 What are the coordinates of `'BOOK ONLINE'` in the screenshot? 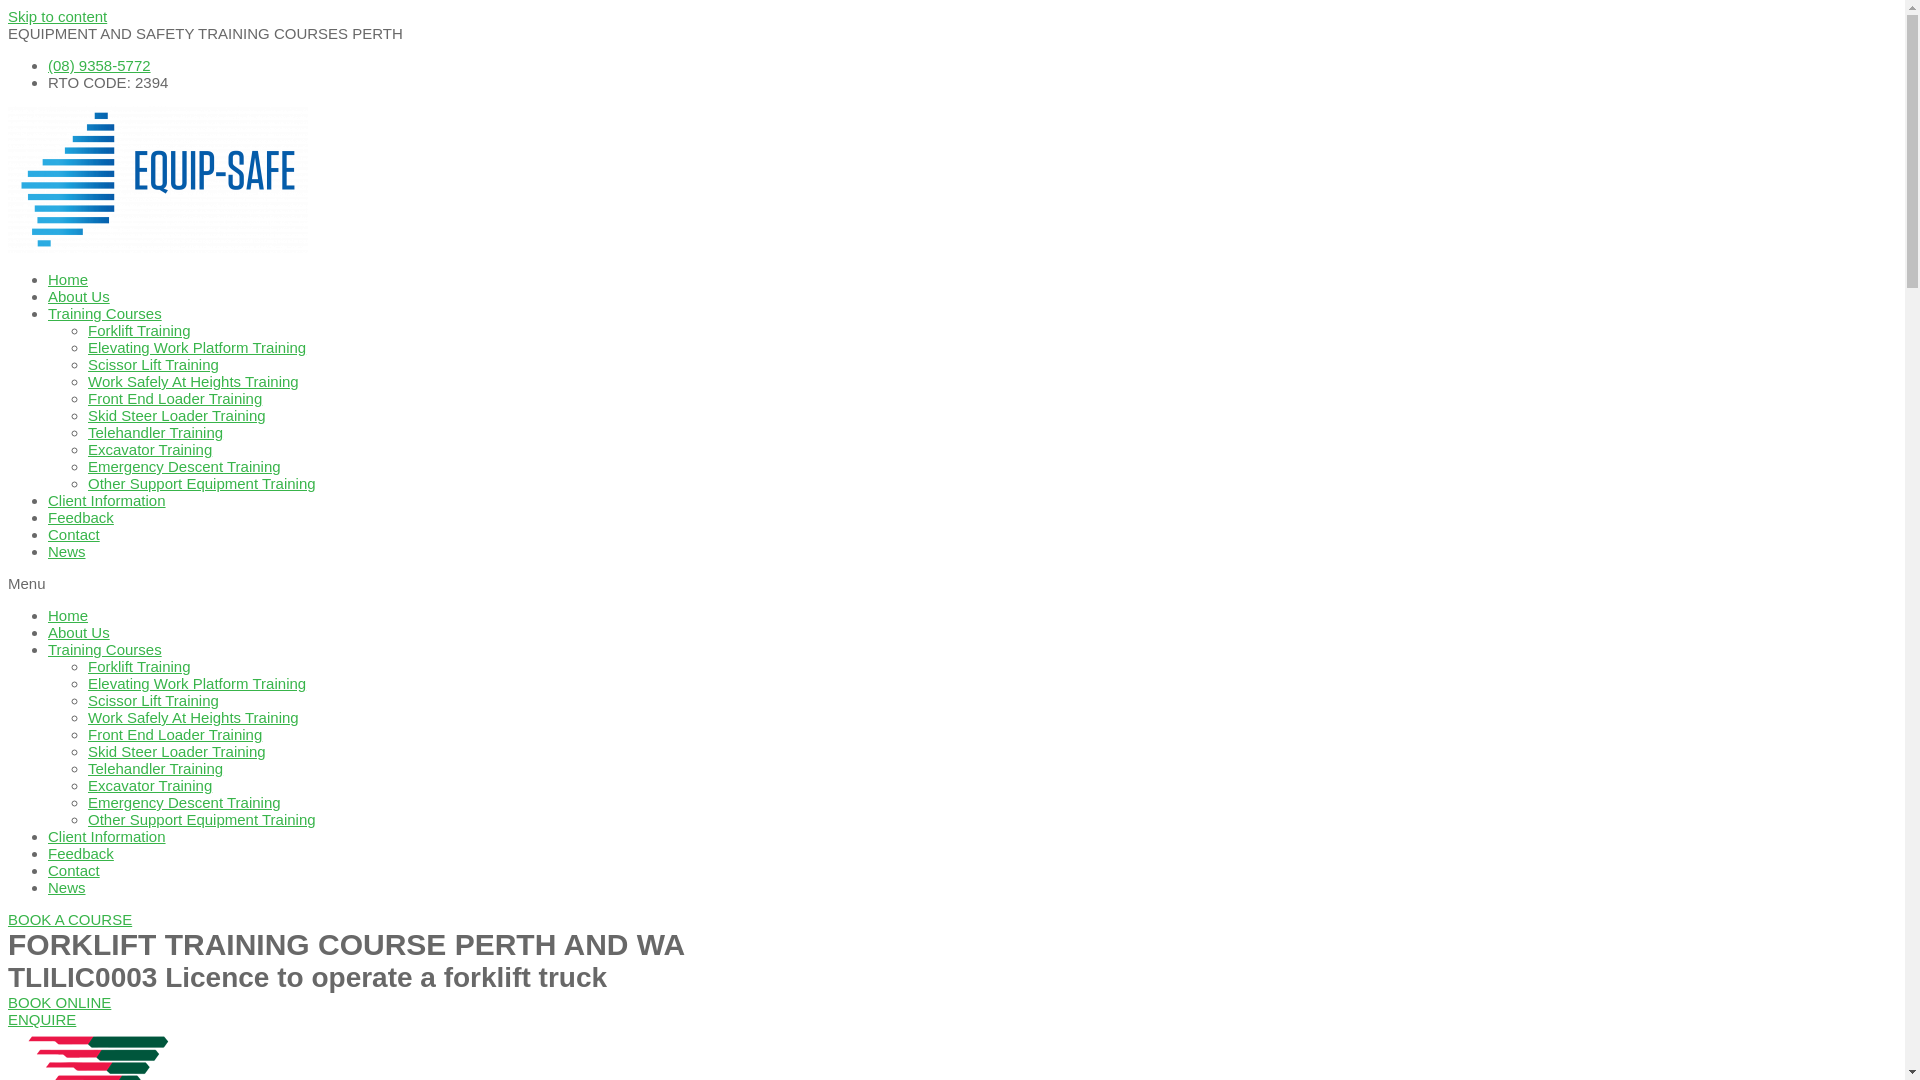 It's located at (59, 1002).